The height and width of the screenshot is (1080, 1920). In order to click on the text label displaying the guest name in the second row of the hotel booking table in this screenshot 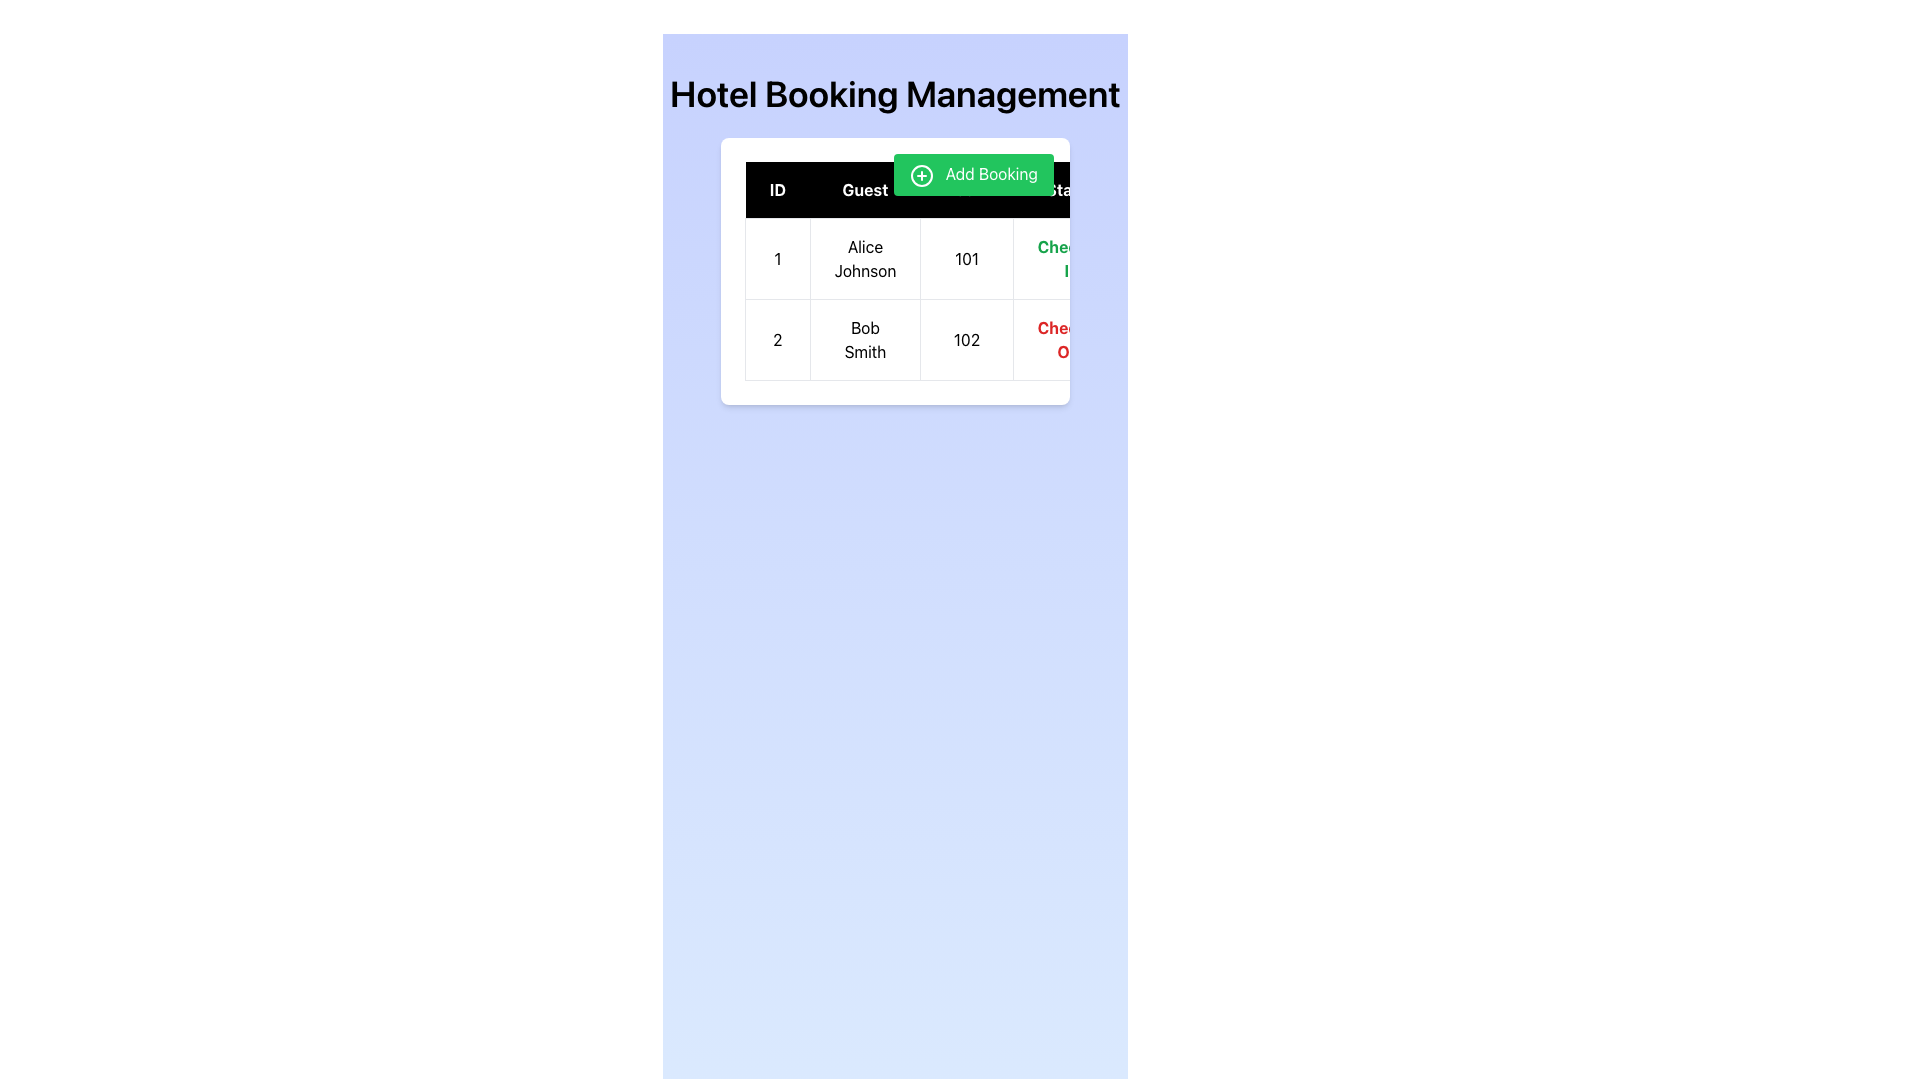, I will do `click(865, 338)`.